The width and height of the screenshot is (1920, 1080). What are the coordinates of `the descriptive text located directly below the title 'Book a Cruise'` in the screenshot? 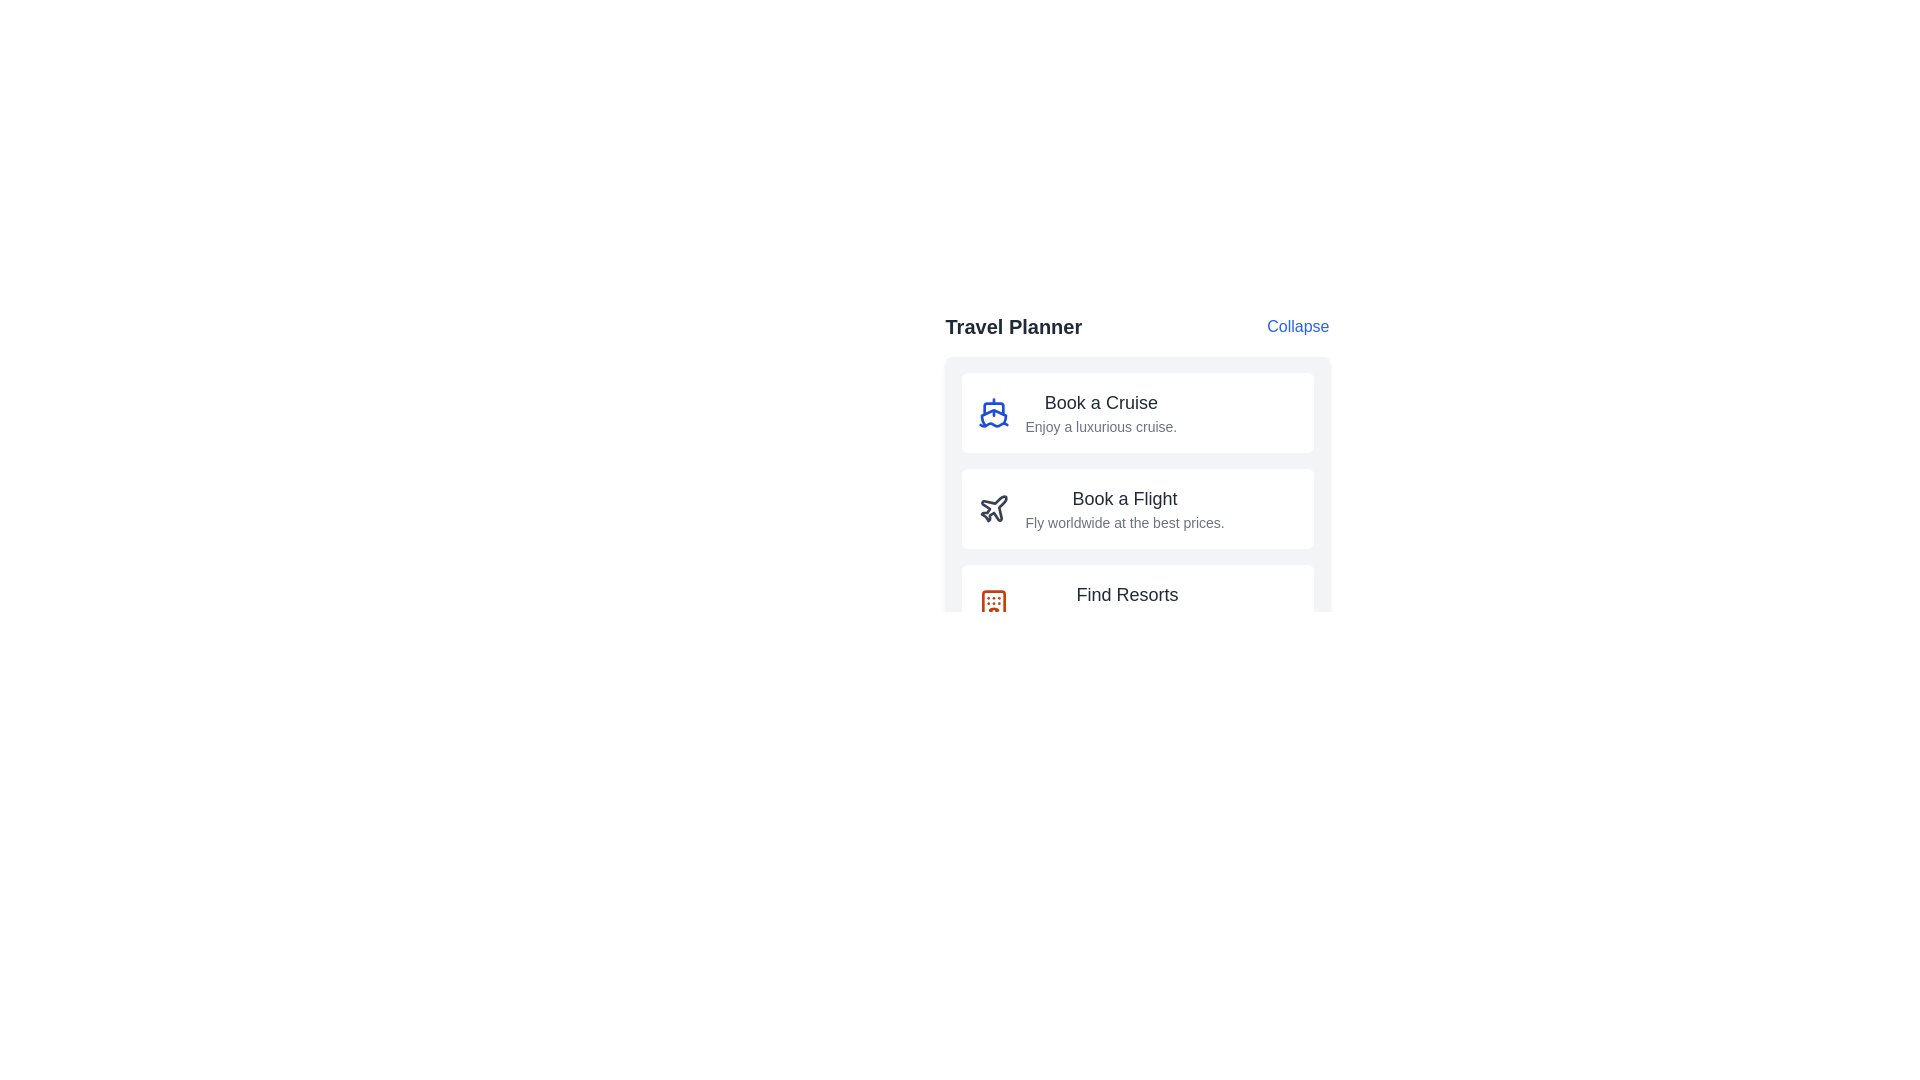 It's located at (1100, 426).